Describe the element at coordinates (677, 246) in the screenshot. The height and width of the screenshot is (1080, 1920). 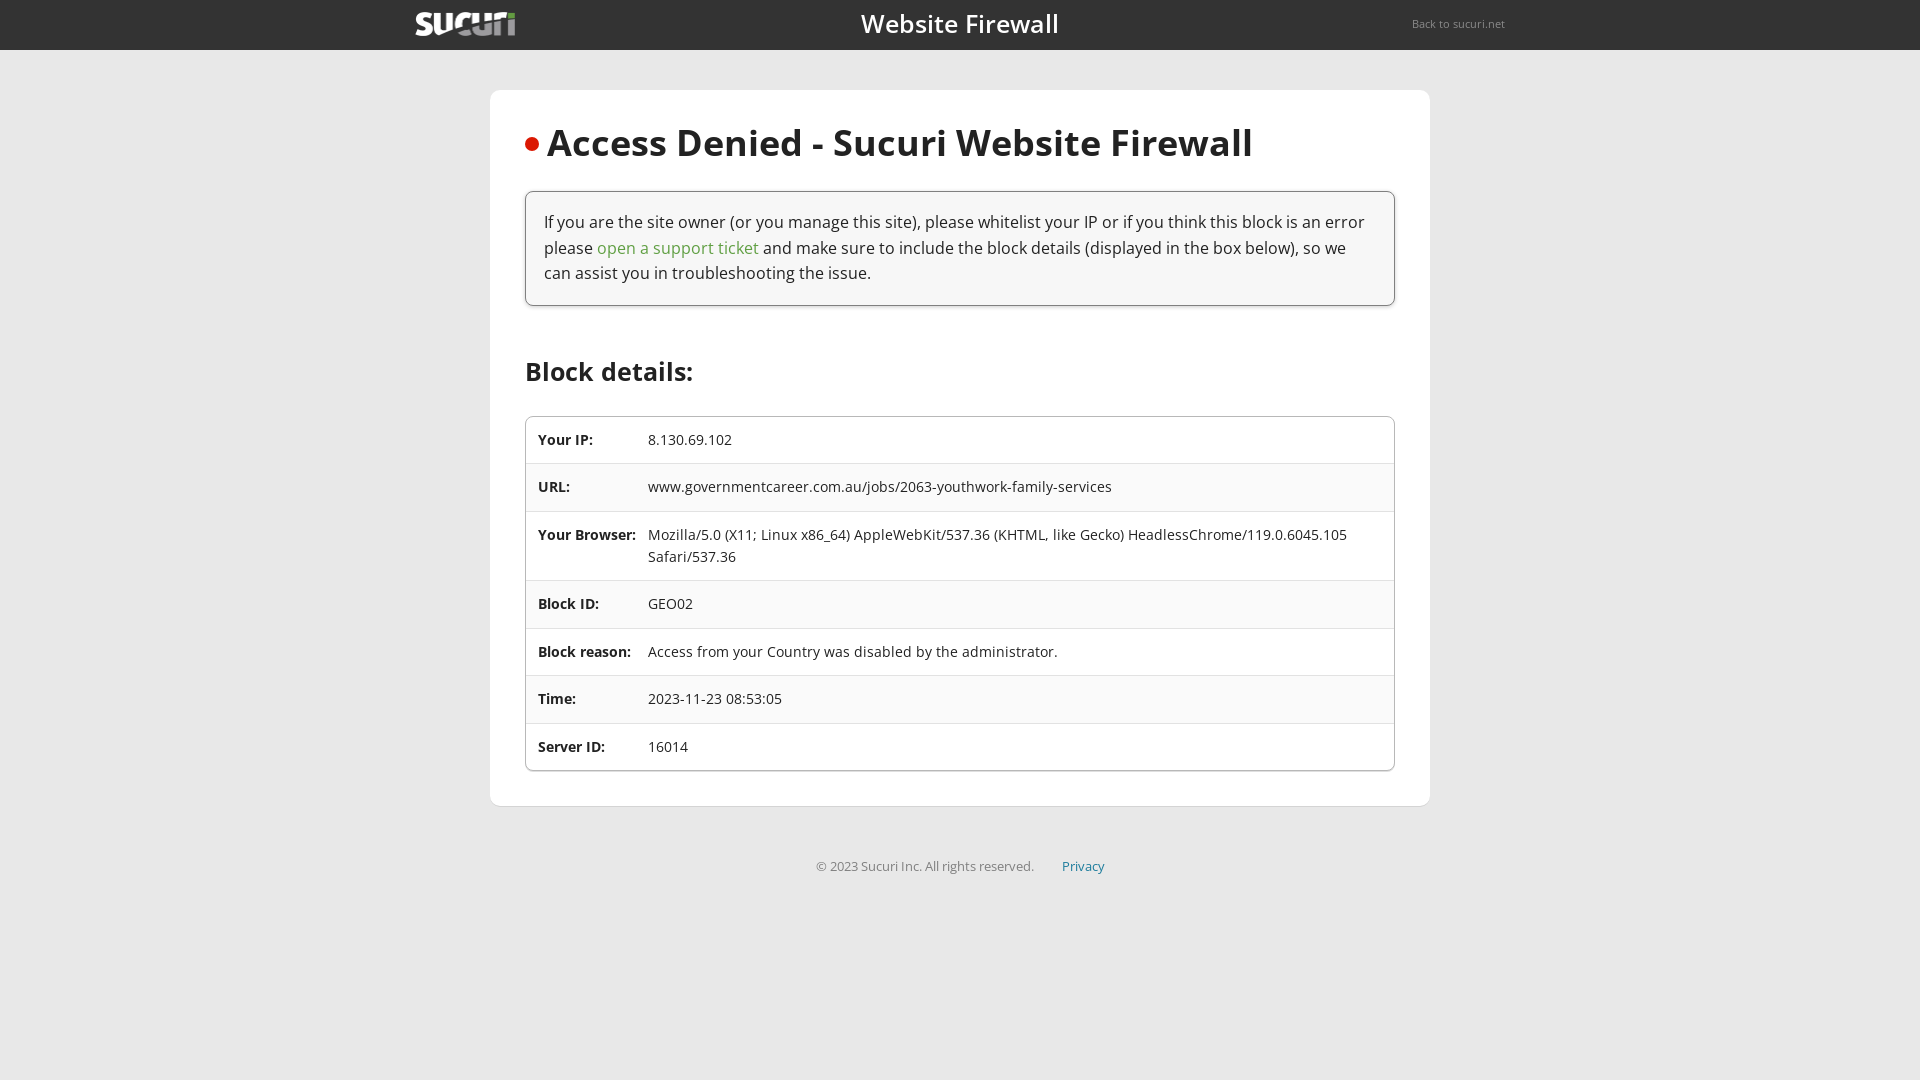
I see `'open a support ticket'` at that location.